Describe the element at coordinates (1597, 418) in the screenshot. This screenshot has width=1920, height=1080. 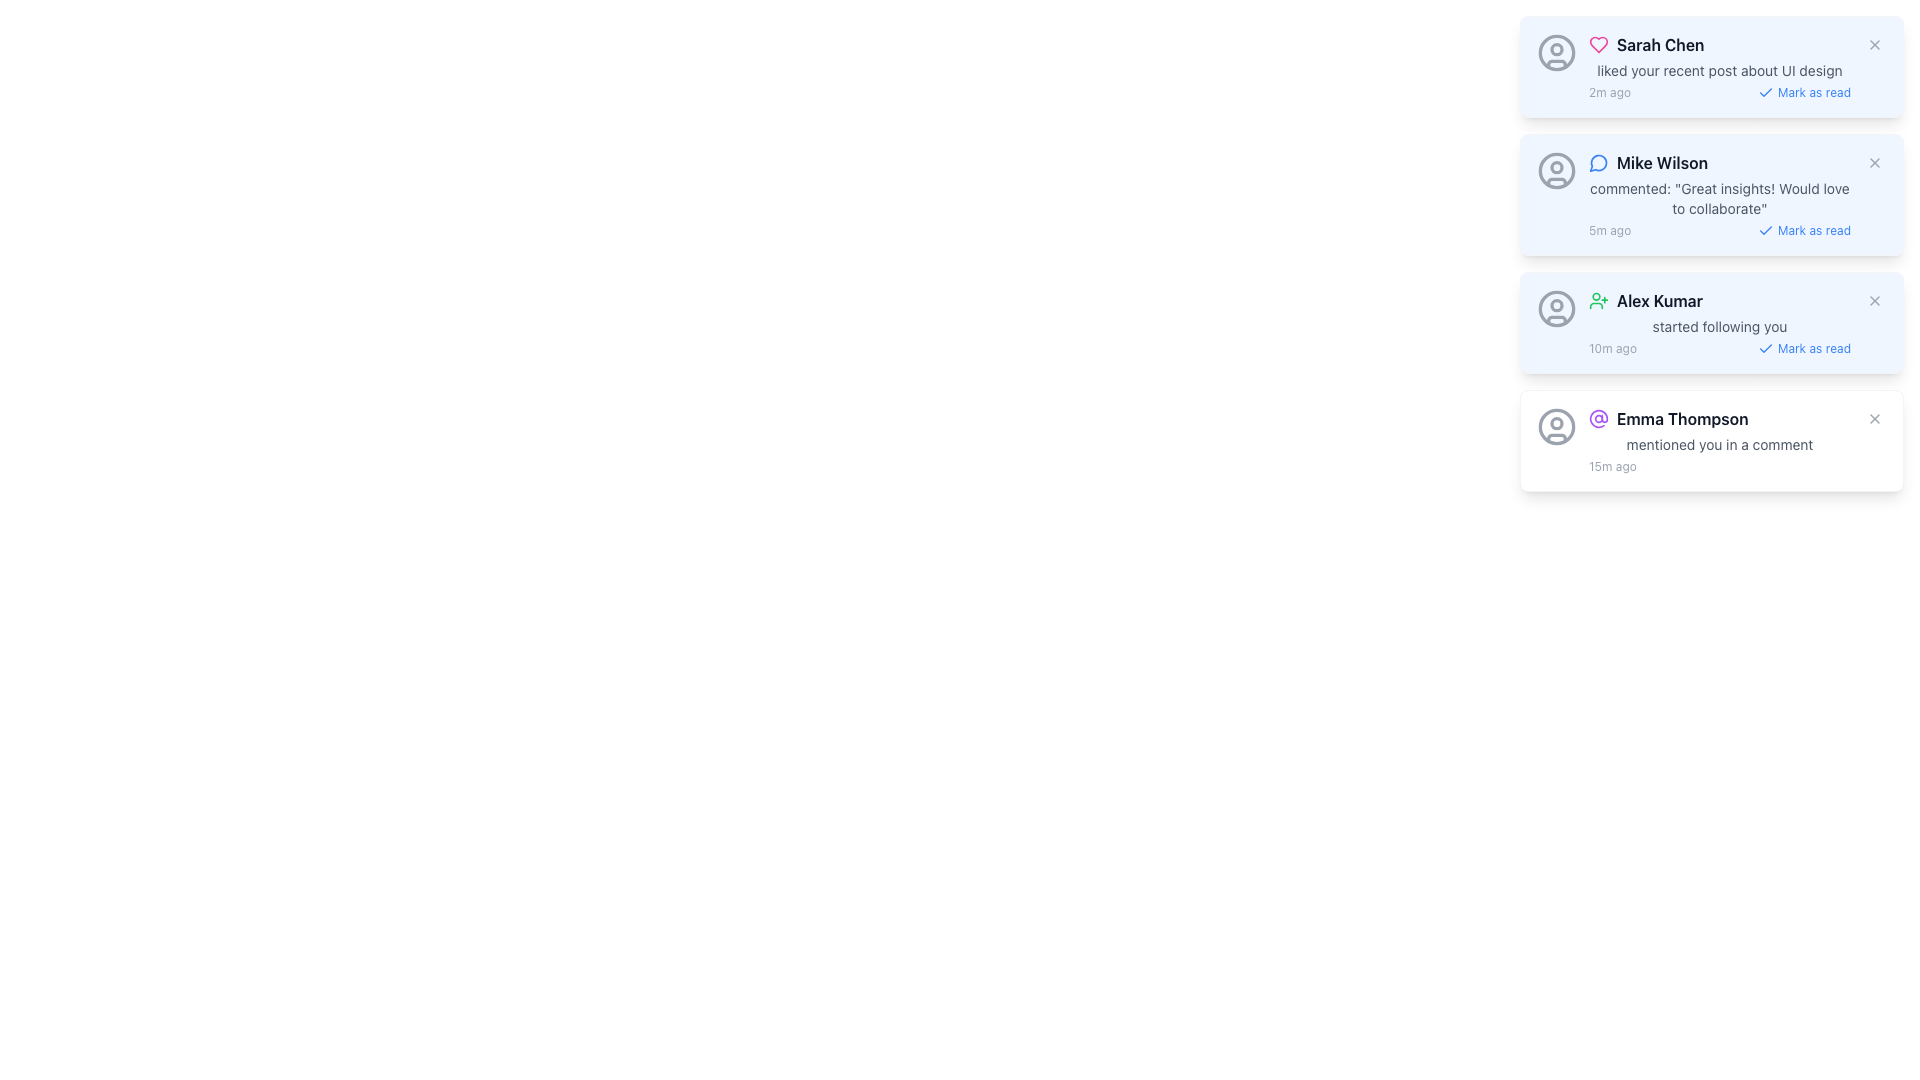
I see `the '@' symbol icon in the notification system associated with Emma Thompson, located at the center of the last notification card` at that location.